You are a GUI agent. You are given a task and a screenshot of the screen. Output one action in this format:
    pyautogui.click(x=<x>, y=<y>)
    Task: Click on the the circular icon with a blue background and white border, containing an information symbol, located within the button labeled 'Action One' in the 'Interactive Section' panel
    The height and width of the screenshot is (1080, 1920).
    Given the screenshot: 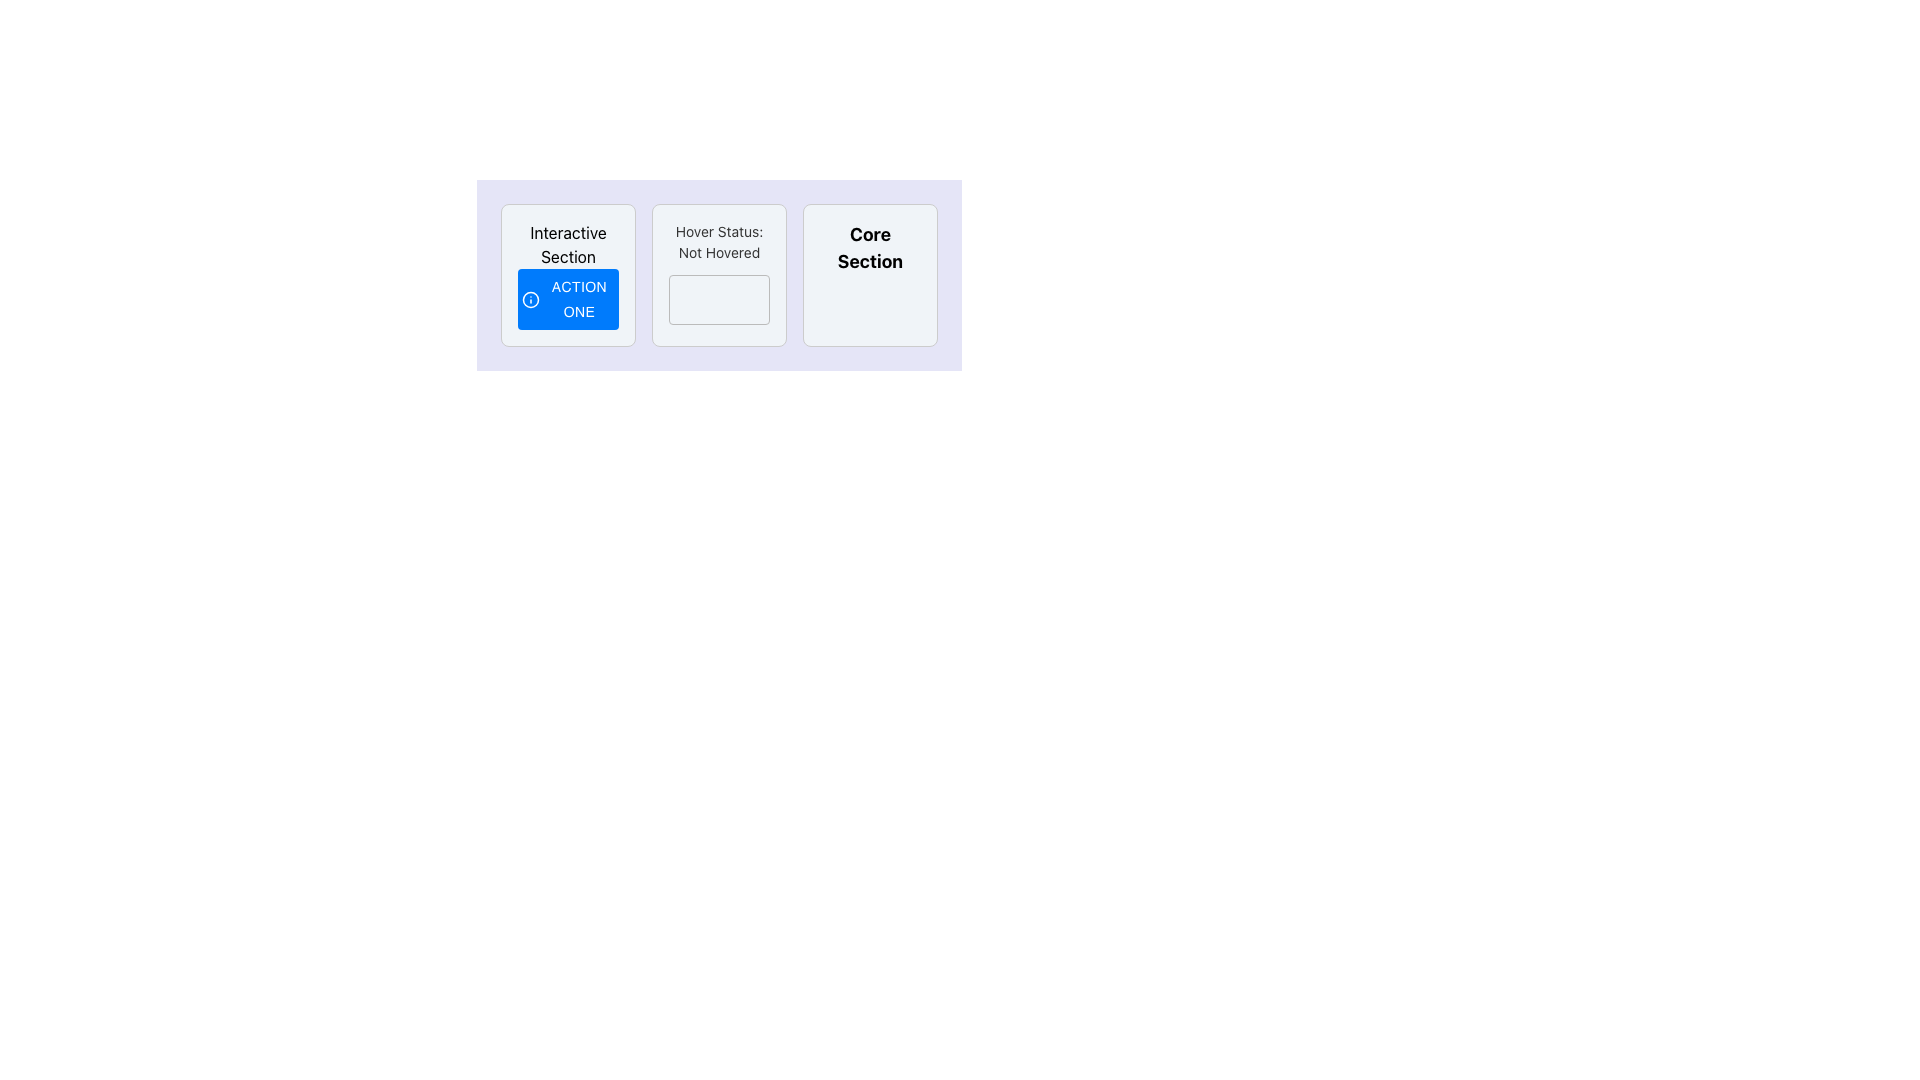 What is the action you would take?
    pyautogui.click(x=531, y=299)
    